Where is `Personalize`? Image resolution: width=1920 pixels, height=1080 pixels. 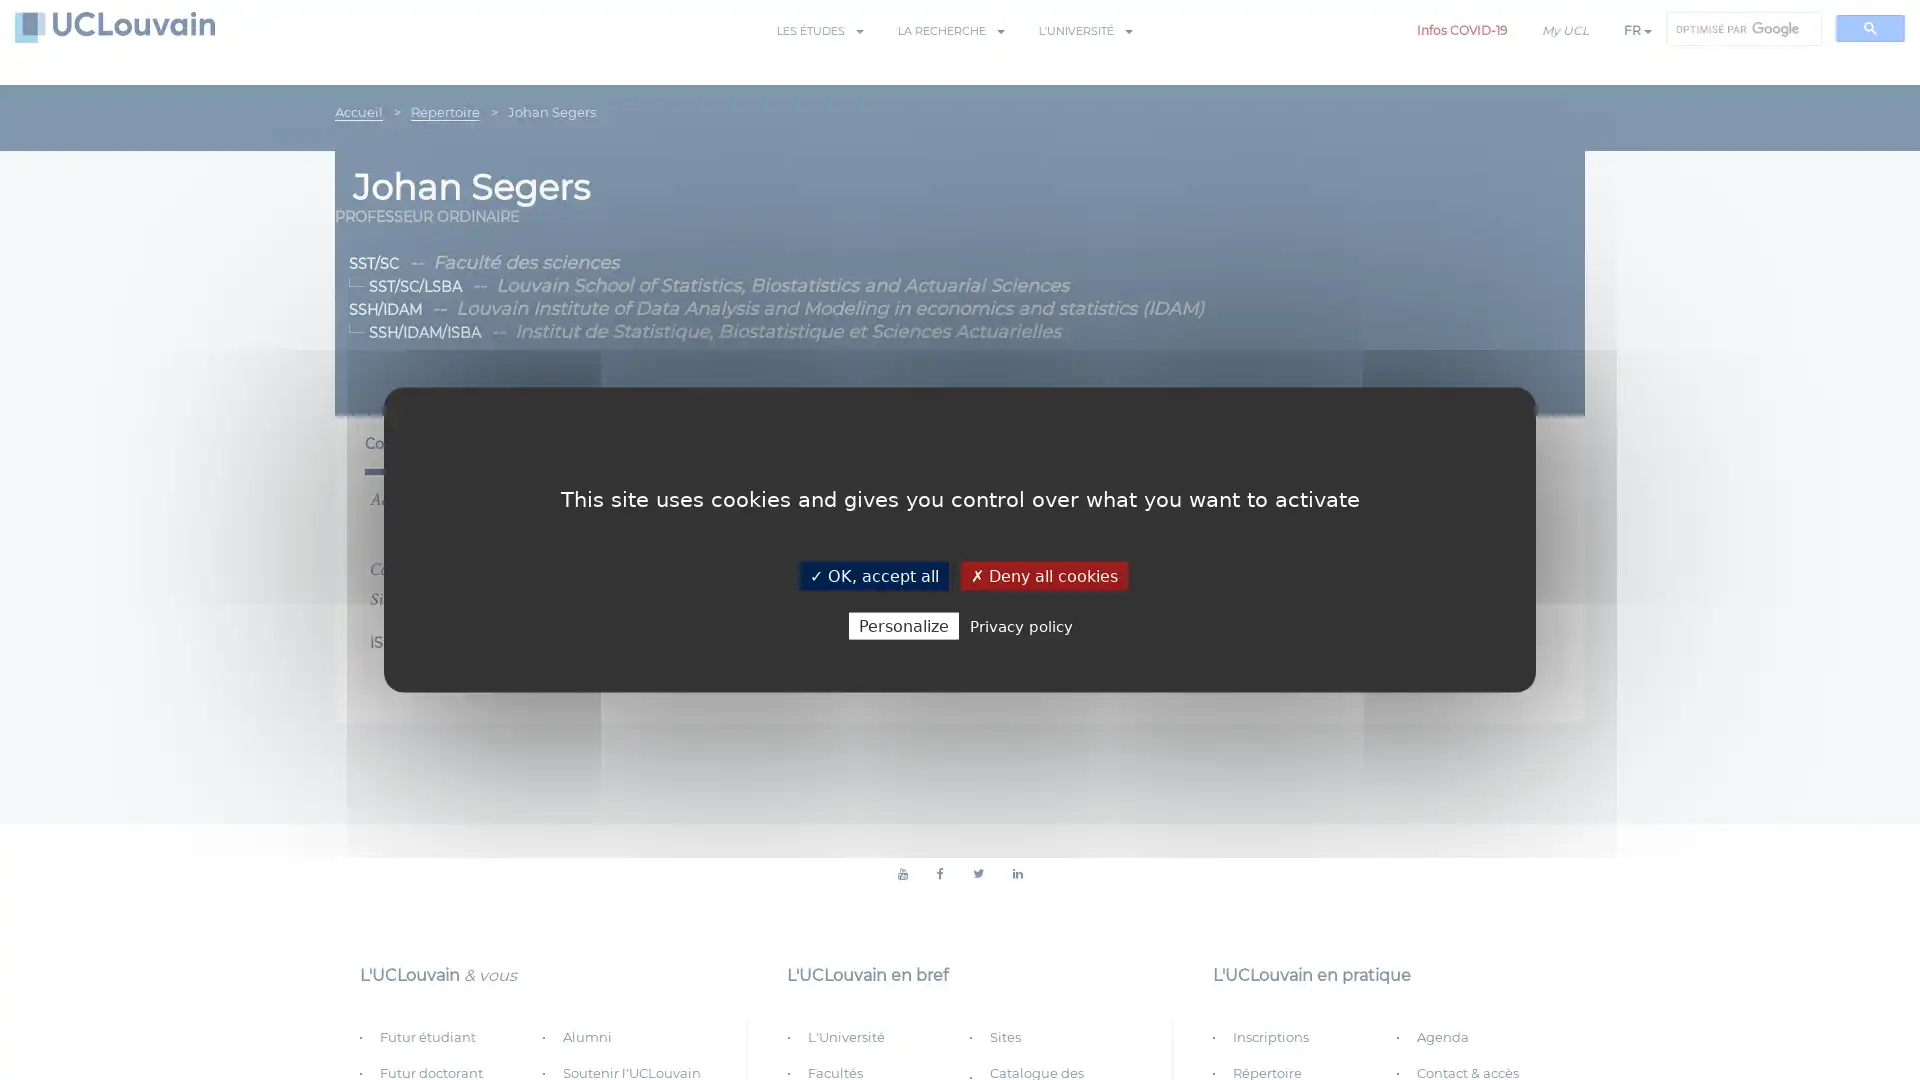 Personalize is located at coordinates (901, 624).